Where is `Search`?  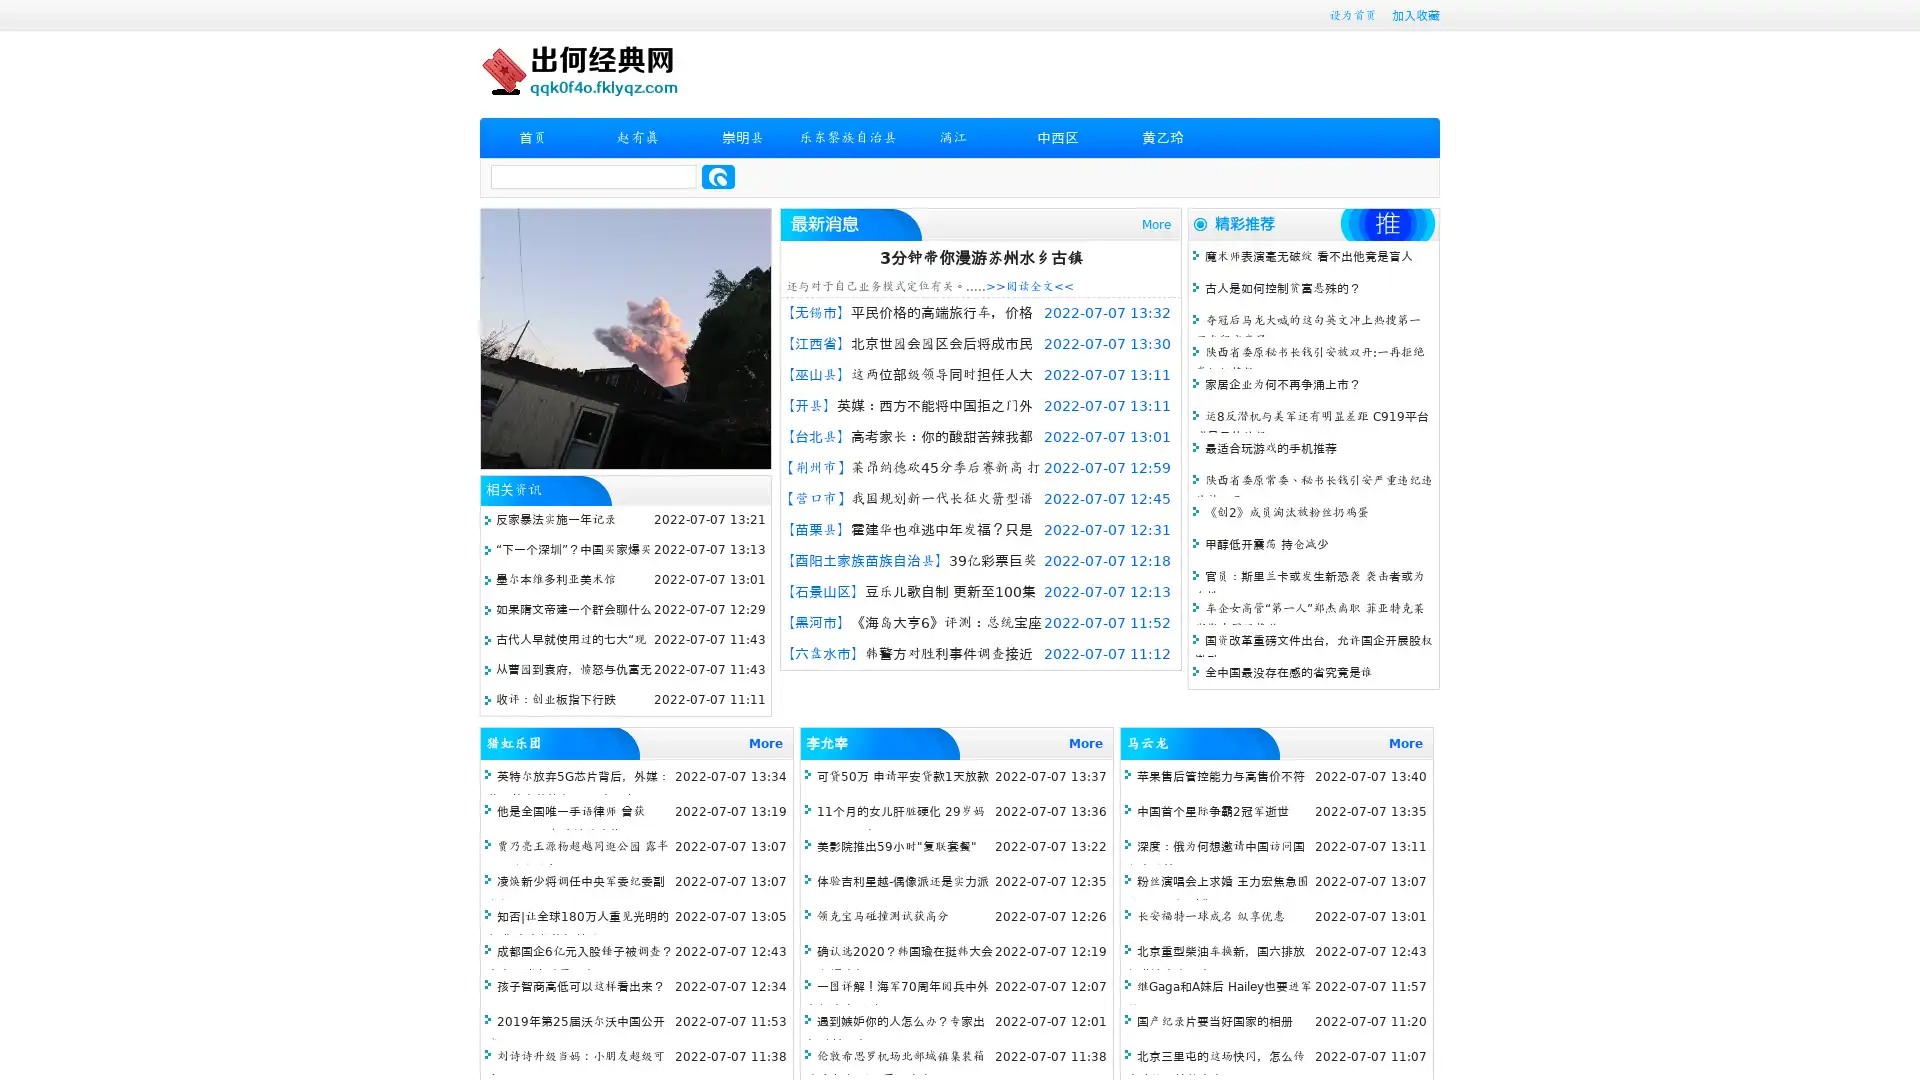
Search is located at coordinates (718, 176).